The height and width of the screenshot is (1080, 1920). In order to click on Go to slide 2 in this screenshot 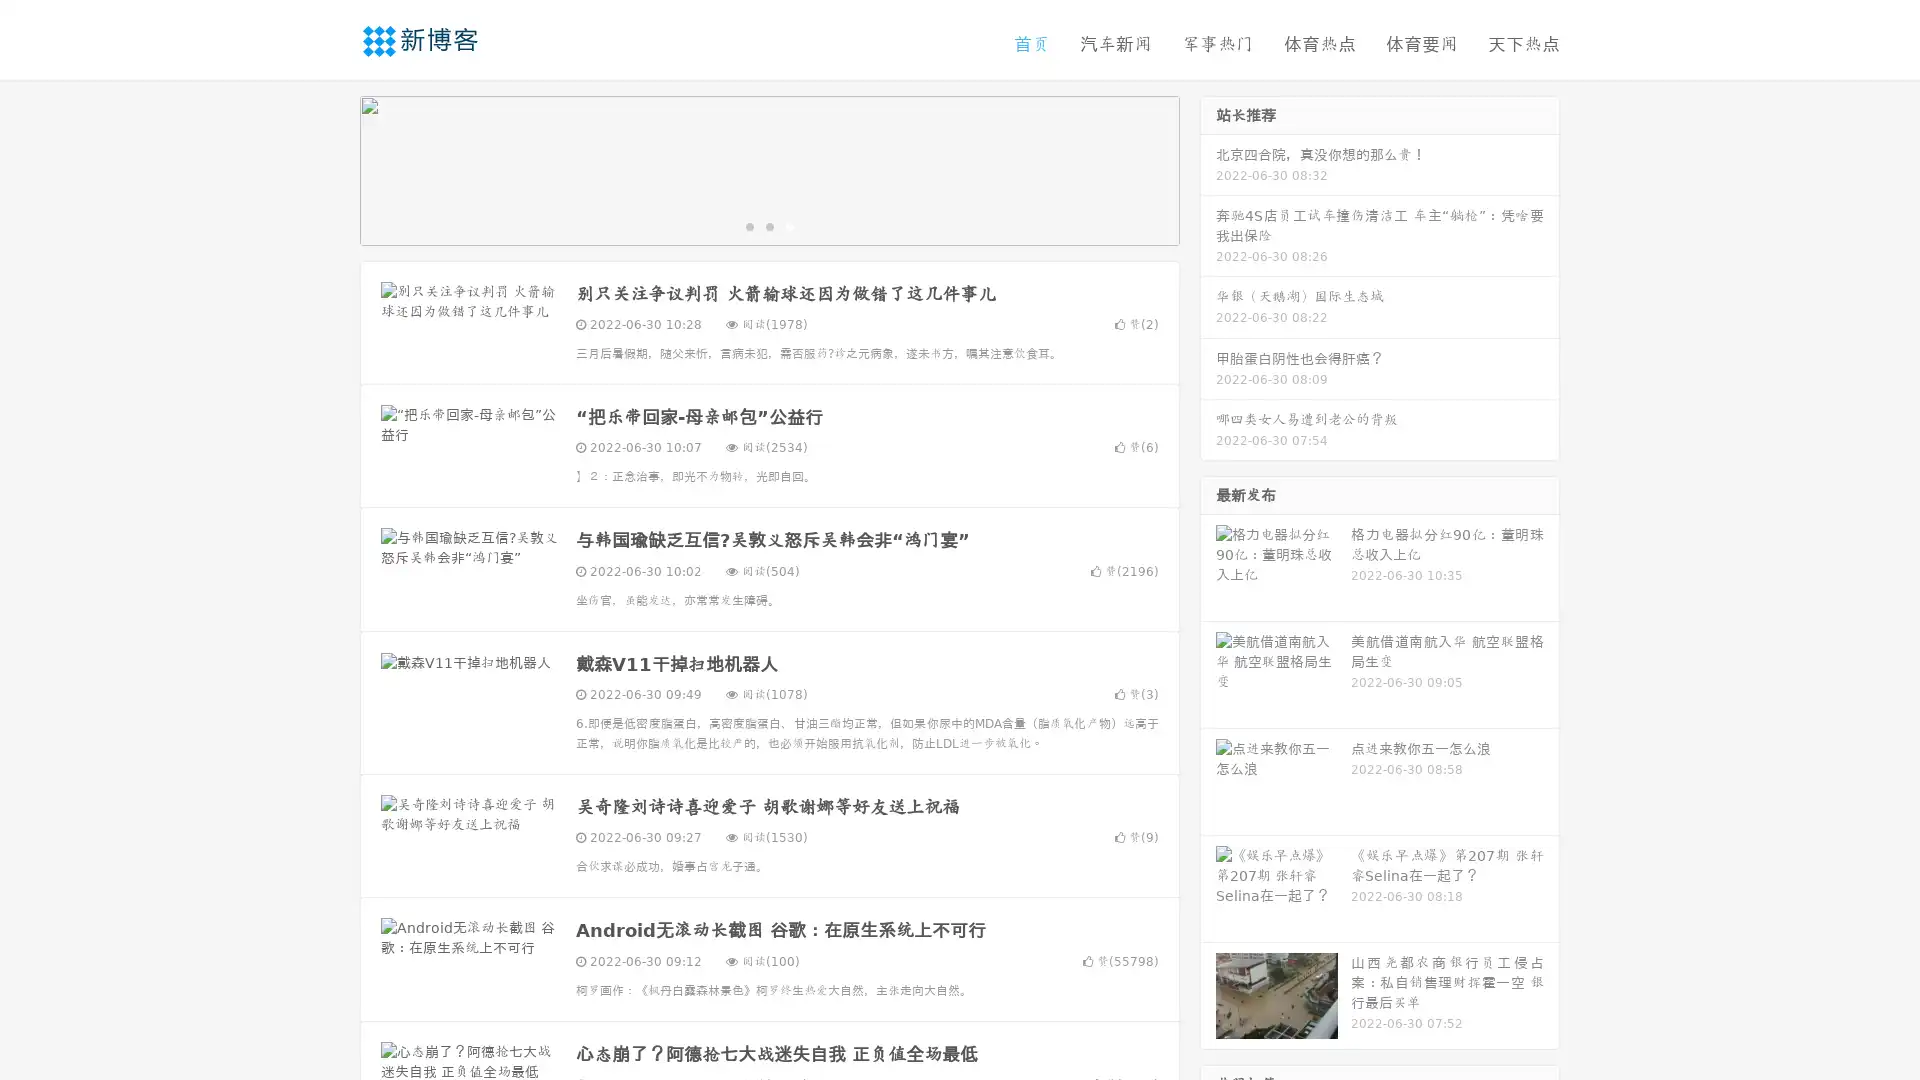, I will do `click(768, 225)`.